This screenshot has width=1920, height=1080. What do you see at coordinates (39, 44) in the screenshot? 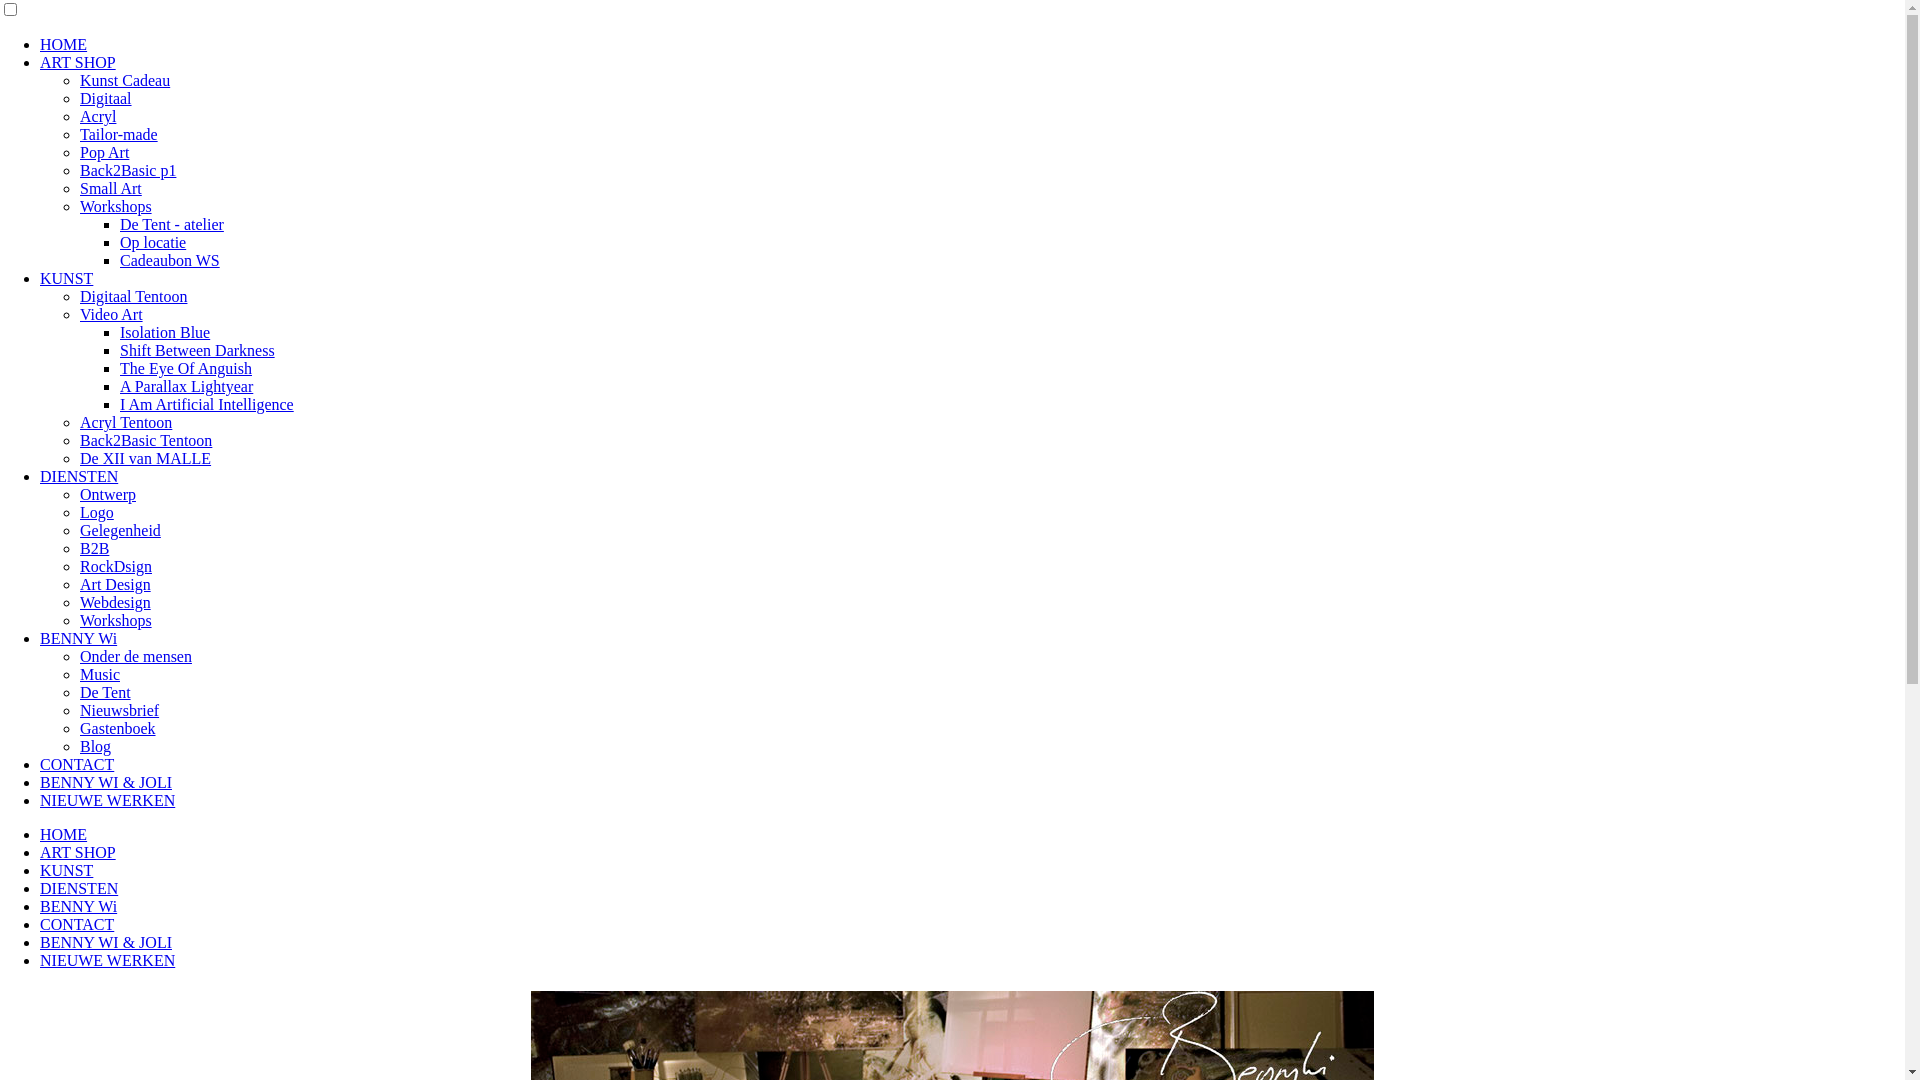
I see `'HOME'` at bounding box center [39, 44].